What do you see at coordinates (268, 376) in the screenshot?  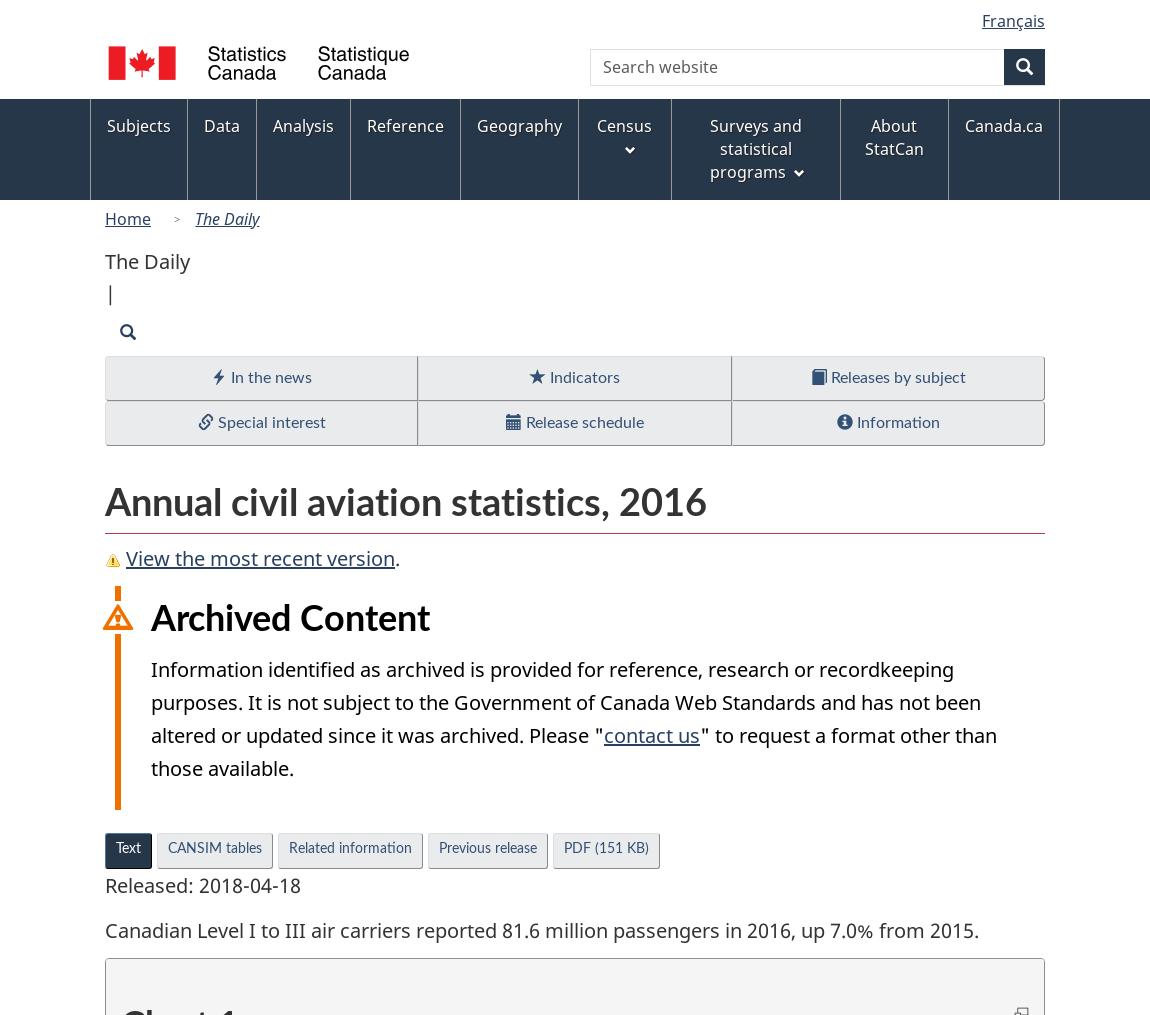 I see `'In the news'` at bounding box center [268, 376].